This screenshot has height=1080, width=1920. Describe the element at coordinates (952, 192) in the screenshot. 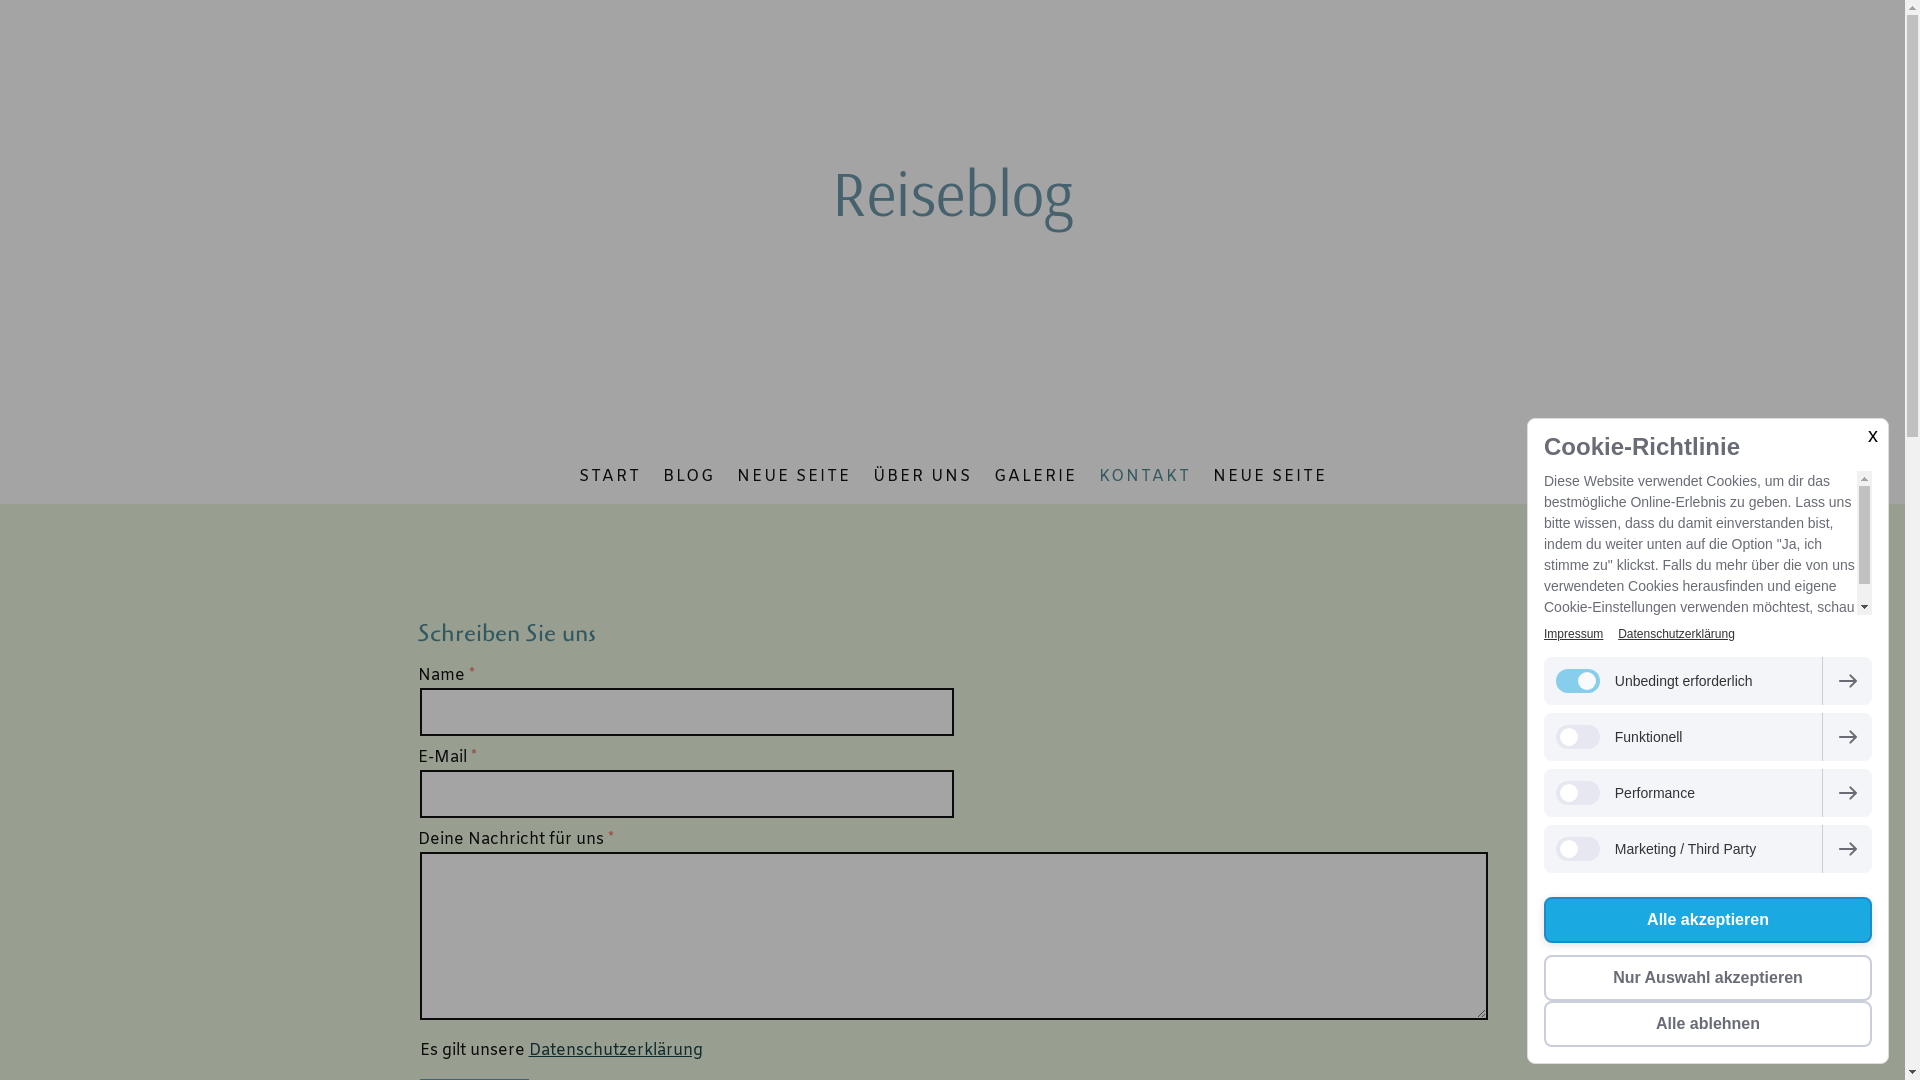

I see `'Reiseblog'` at that location.